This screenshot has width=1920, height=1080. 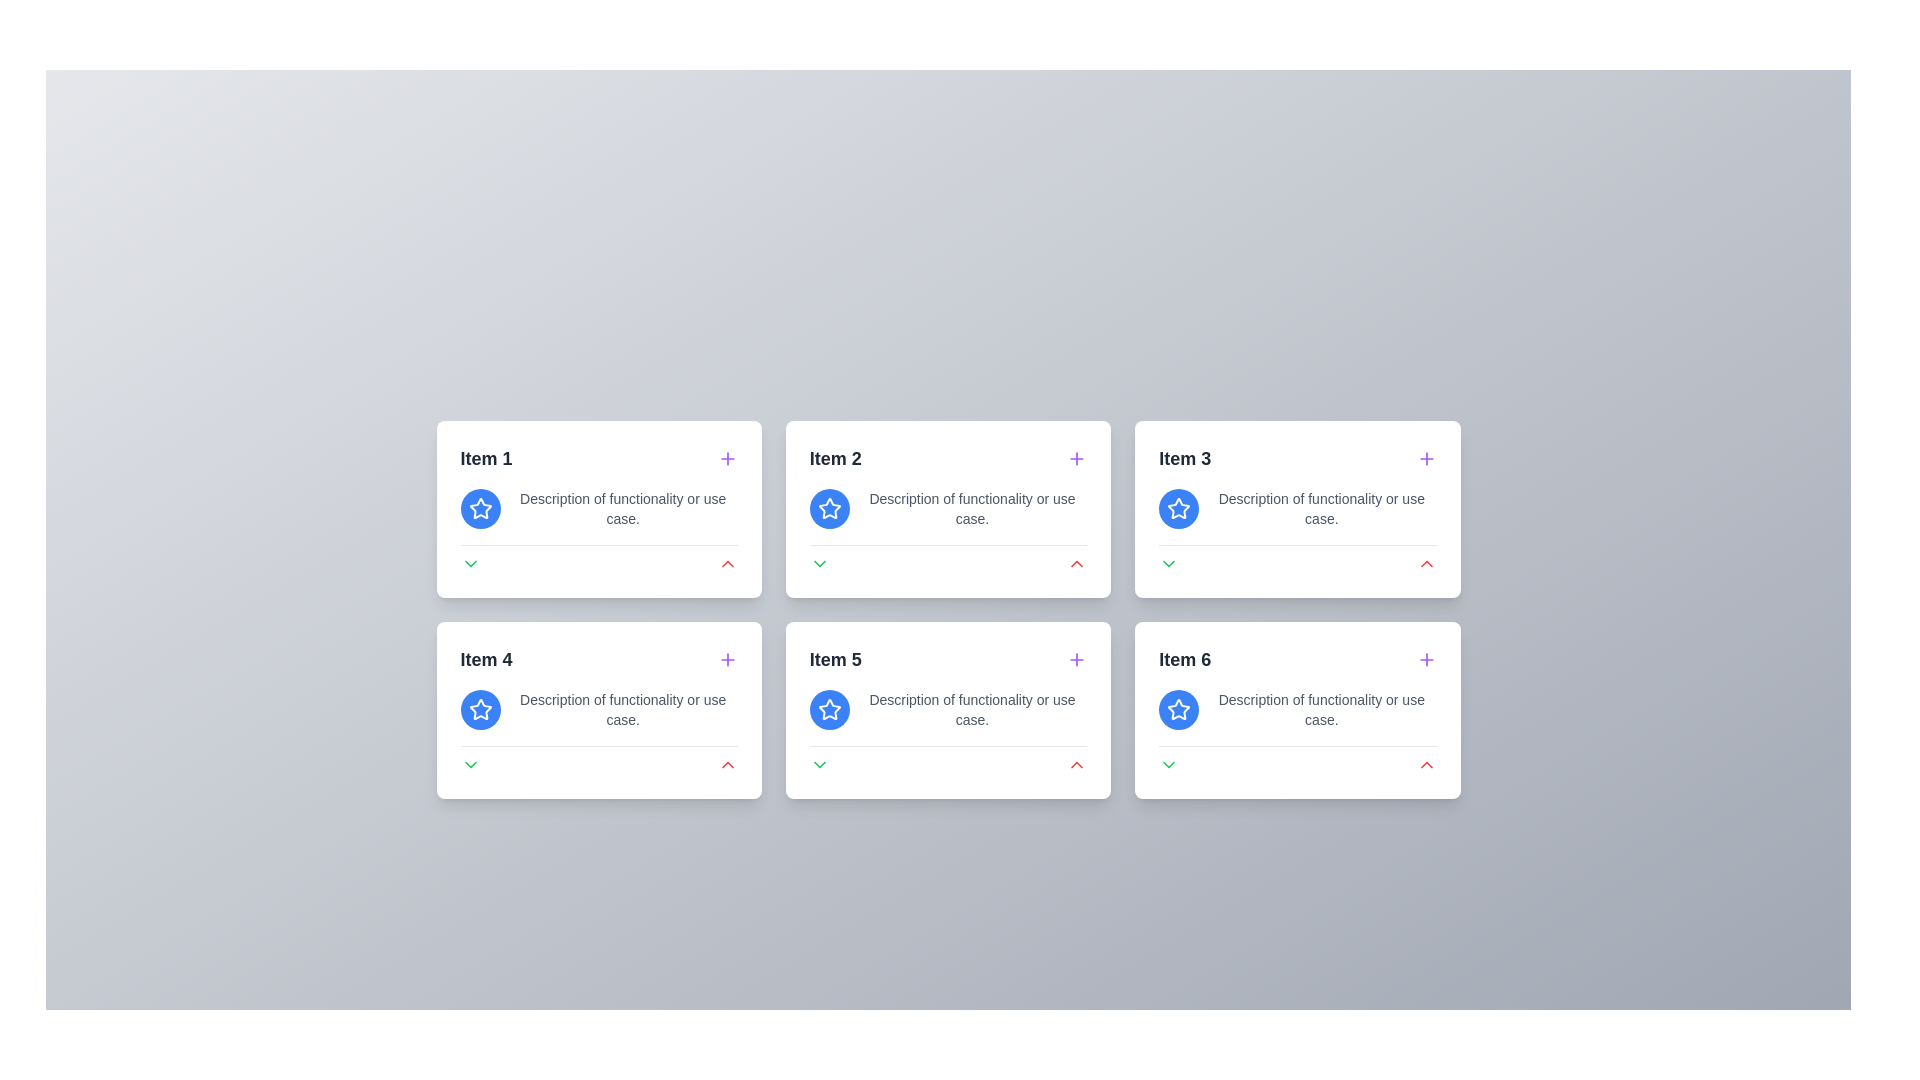 What do you see at coordinates (480, 508) in the screenshot?
I see `the icon located in the upper-left card labeled 'Item 1', positioned to the left of the text 'Description of functionality or use case'` at bounding box center [480, 508].